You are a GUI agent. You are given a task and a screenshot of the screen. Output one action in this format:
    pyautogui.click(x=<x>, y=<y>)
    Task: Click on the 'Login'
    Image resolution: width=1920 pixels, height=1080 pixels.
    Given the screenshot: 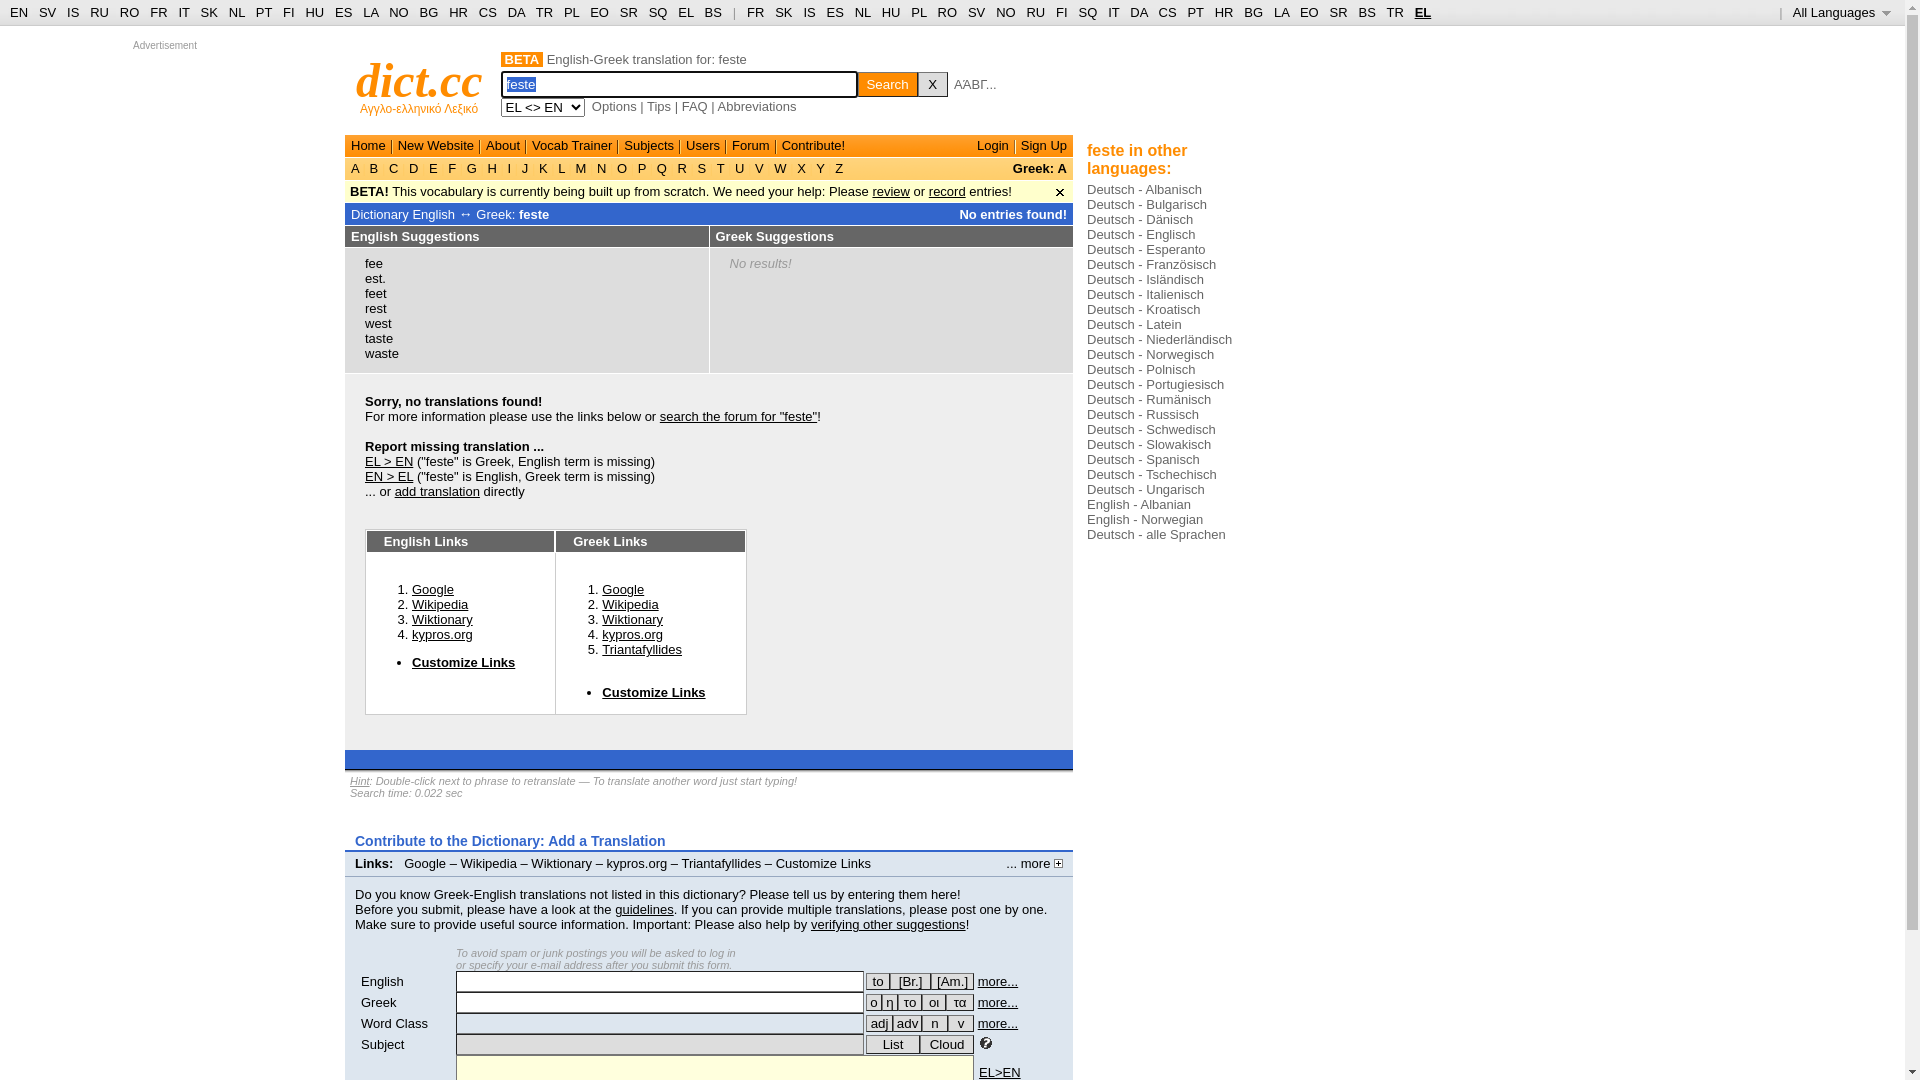 What is the action you would take?
    pyautogui.click(x=993, y=144)
    